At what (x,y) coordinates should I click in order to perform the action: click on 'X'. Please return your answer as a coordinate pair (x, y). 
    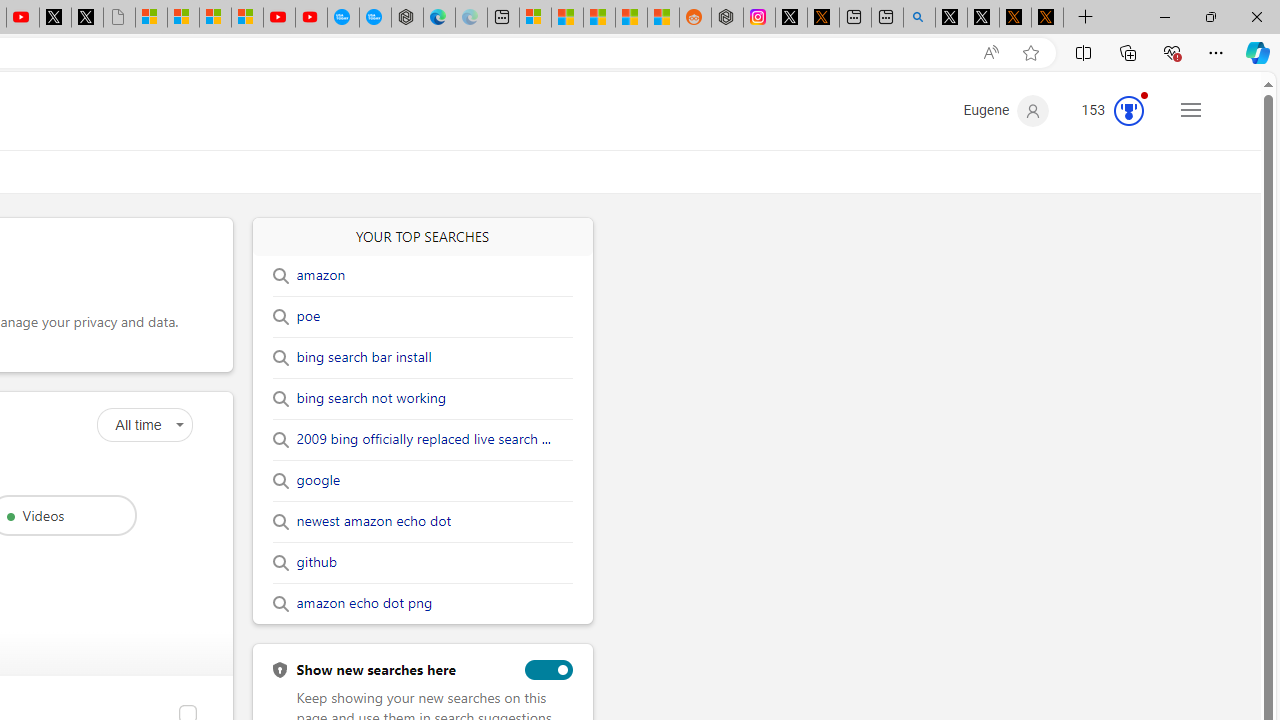
    Looking at the image, I should click on (86, 17).